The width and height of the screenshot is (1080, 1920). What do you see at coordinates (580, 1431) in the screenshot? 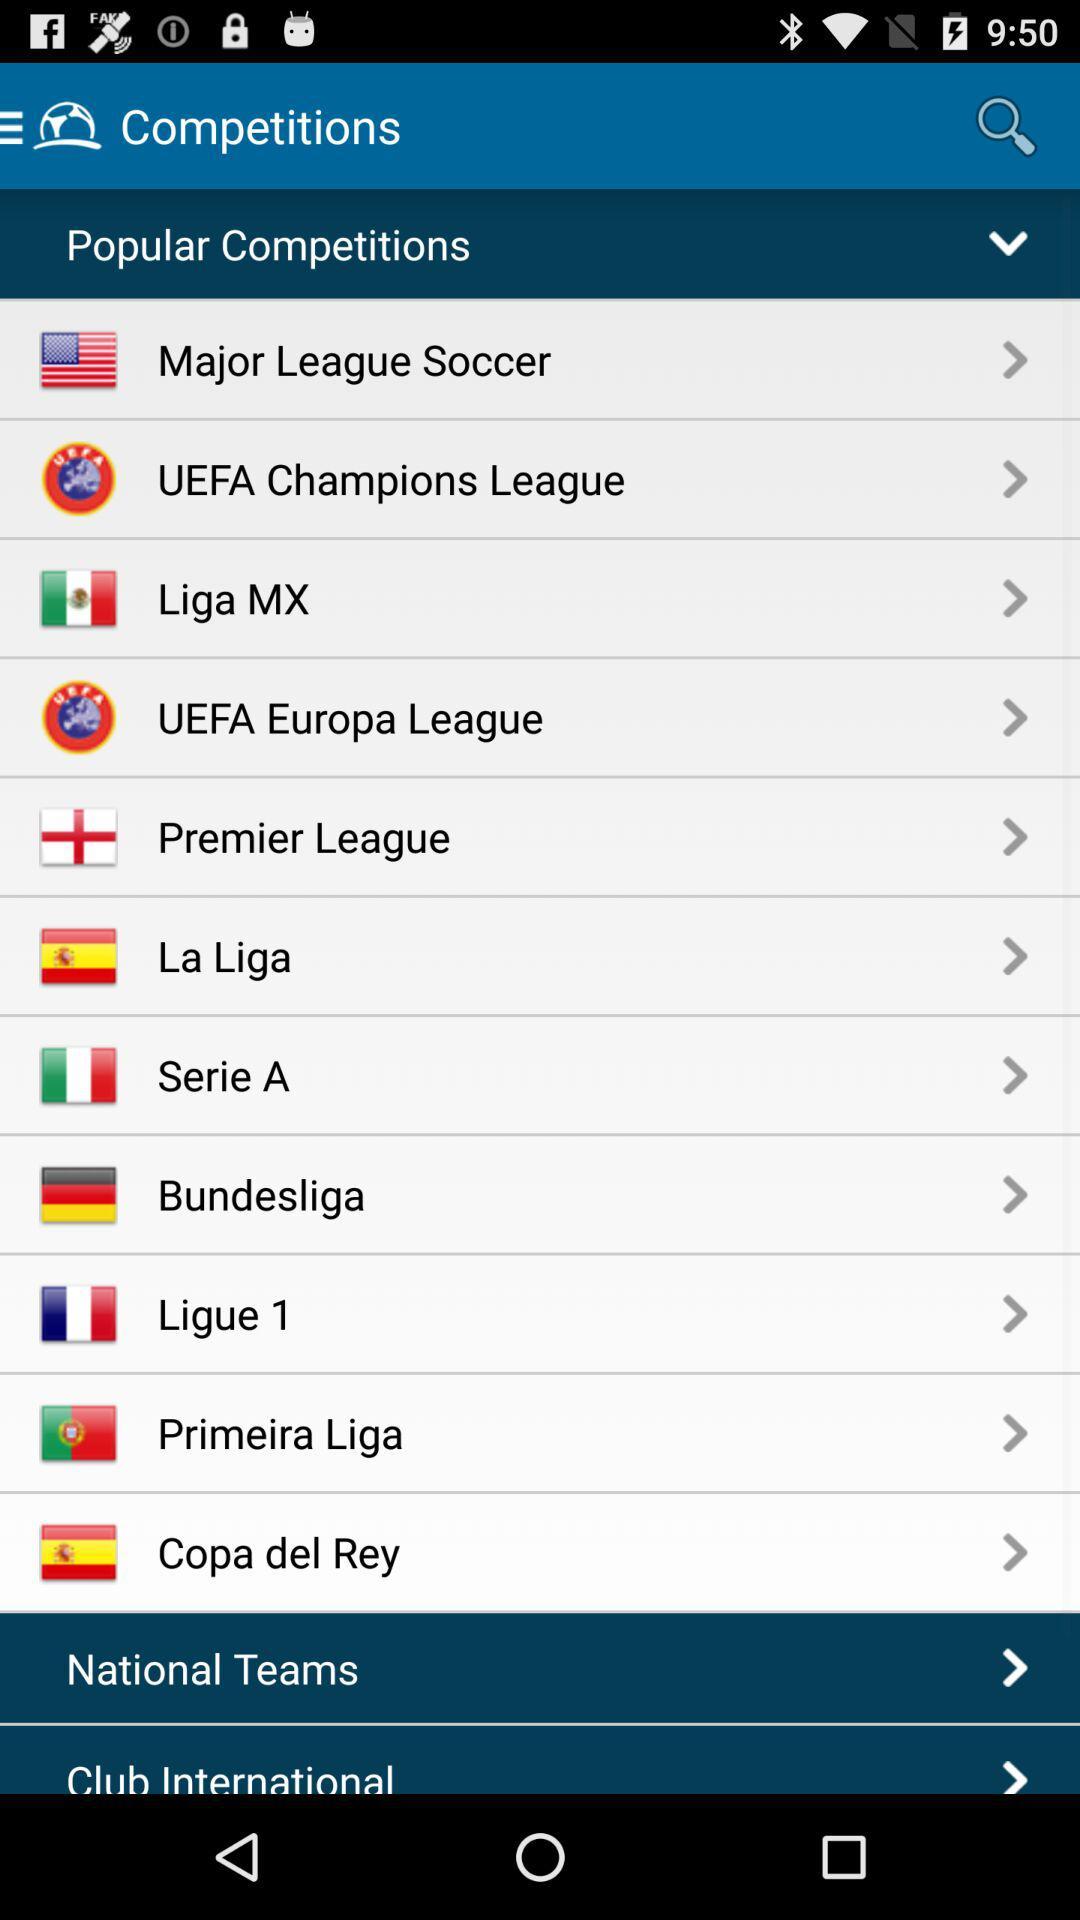
I see `item above copa del rey app` at bounding box center [580, 1431].